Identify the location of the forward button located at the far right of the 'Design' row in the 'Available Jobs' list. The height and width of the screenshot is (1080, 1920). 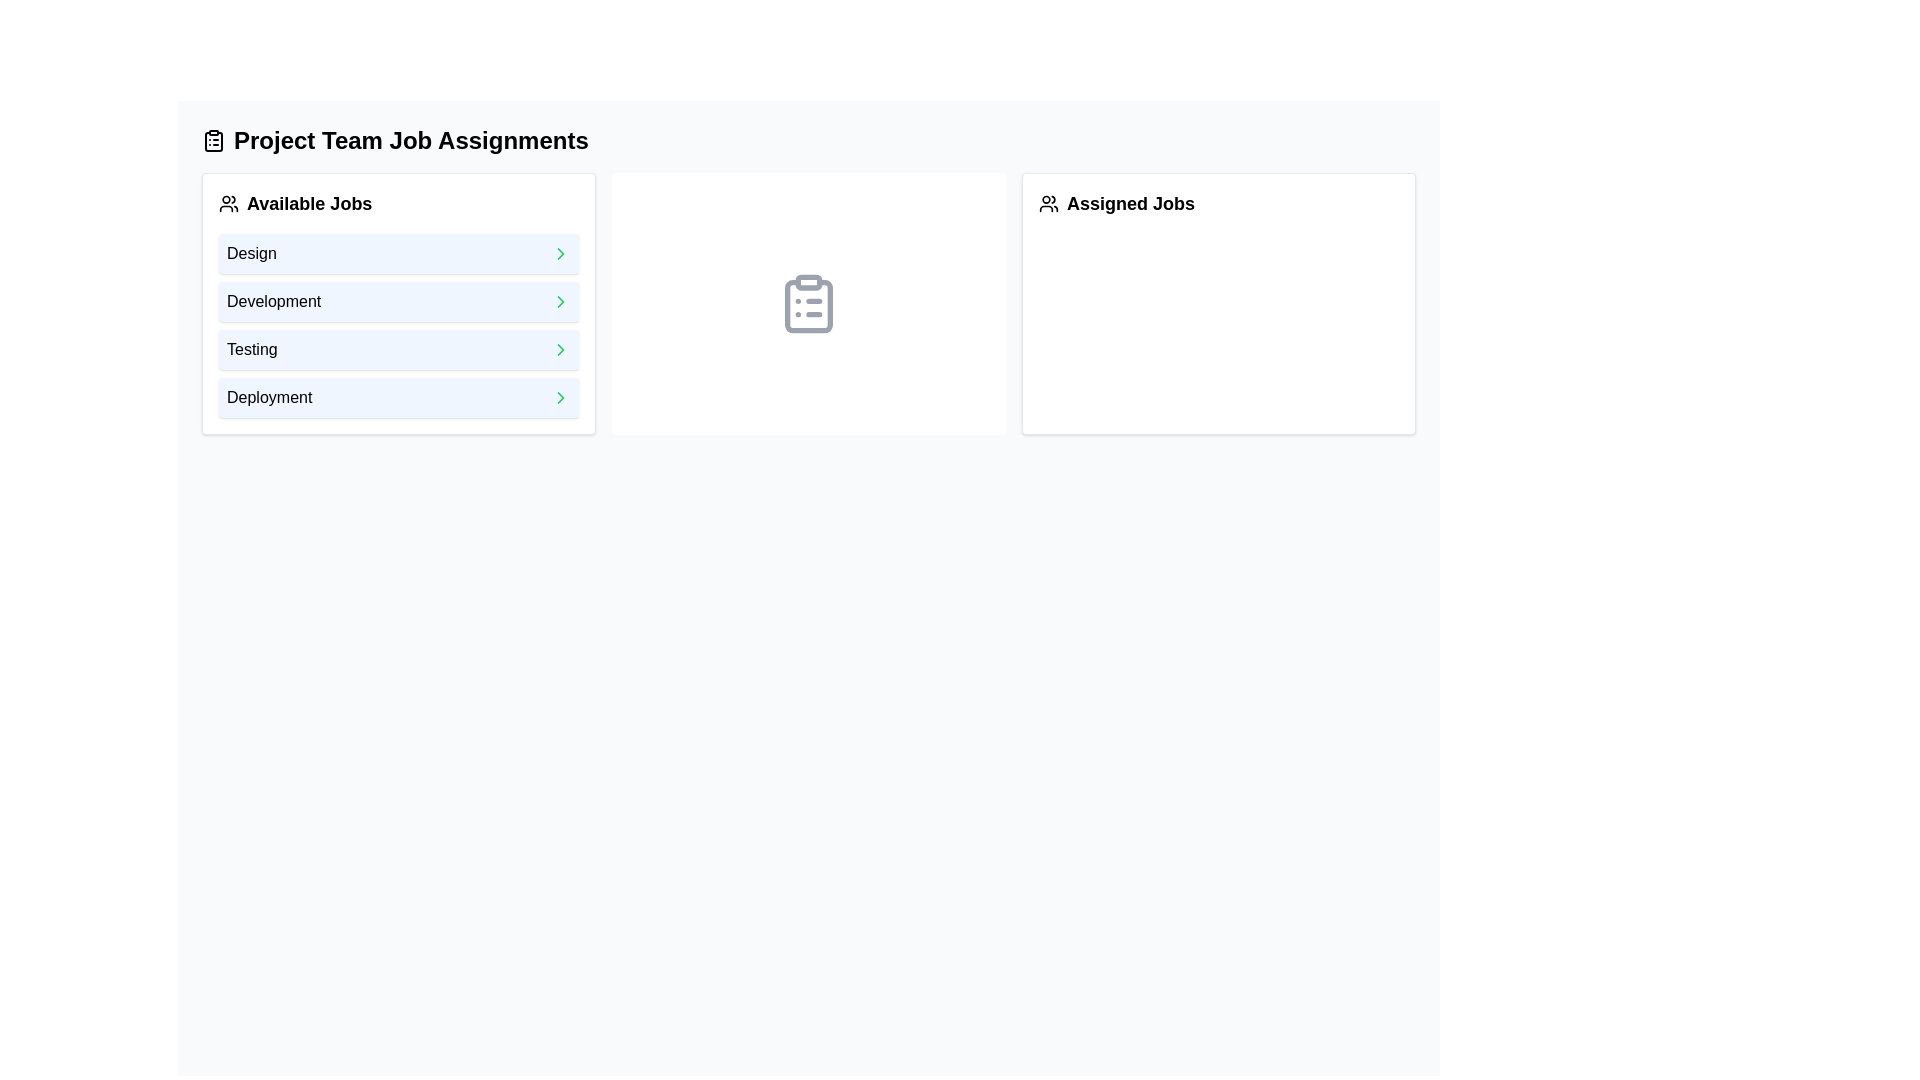
(560, 253).